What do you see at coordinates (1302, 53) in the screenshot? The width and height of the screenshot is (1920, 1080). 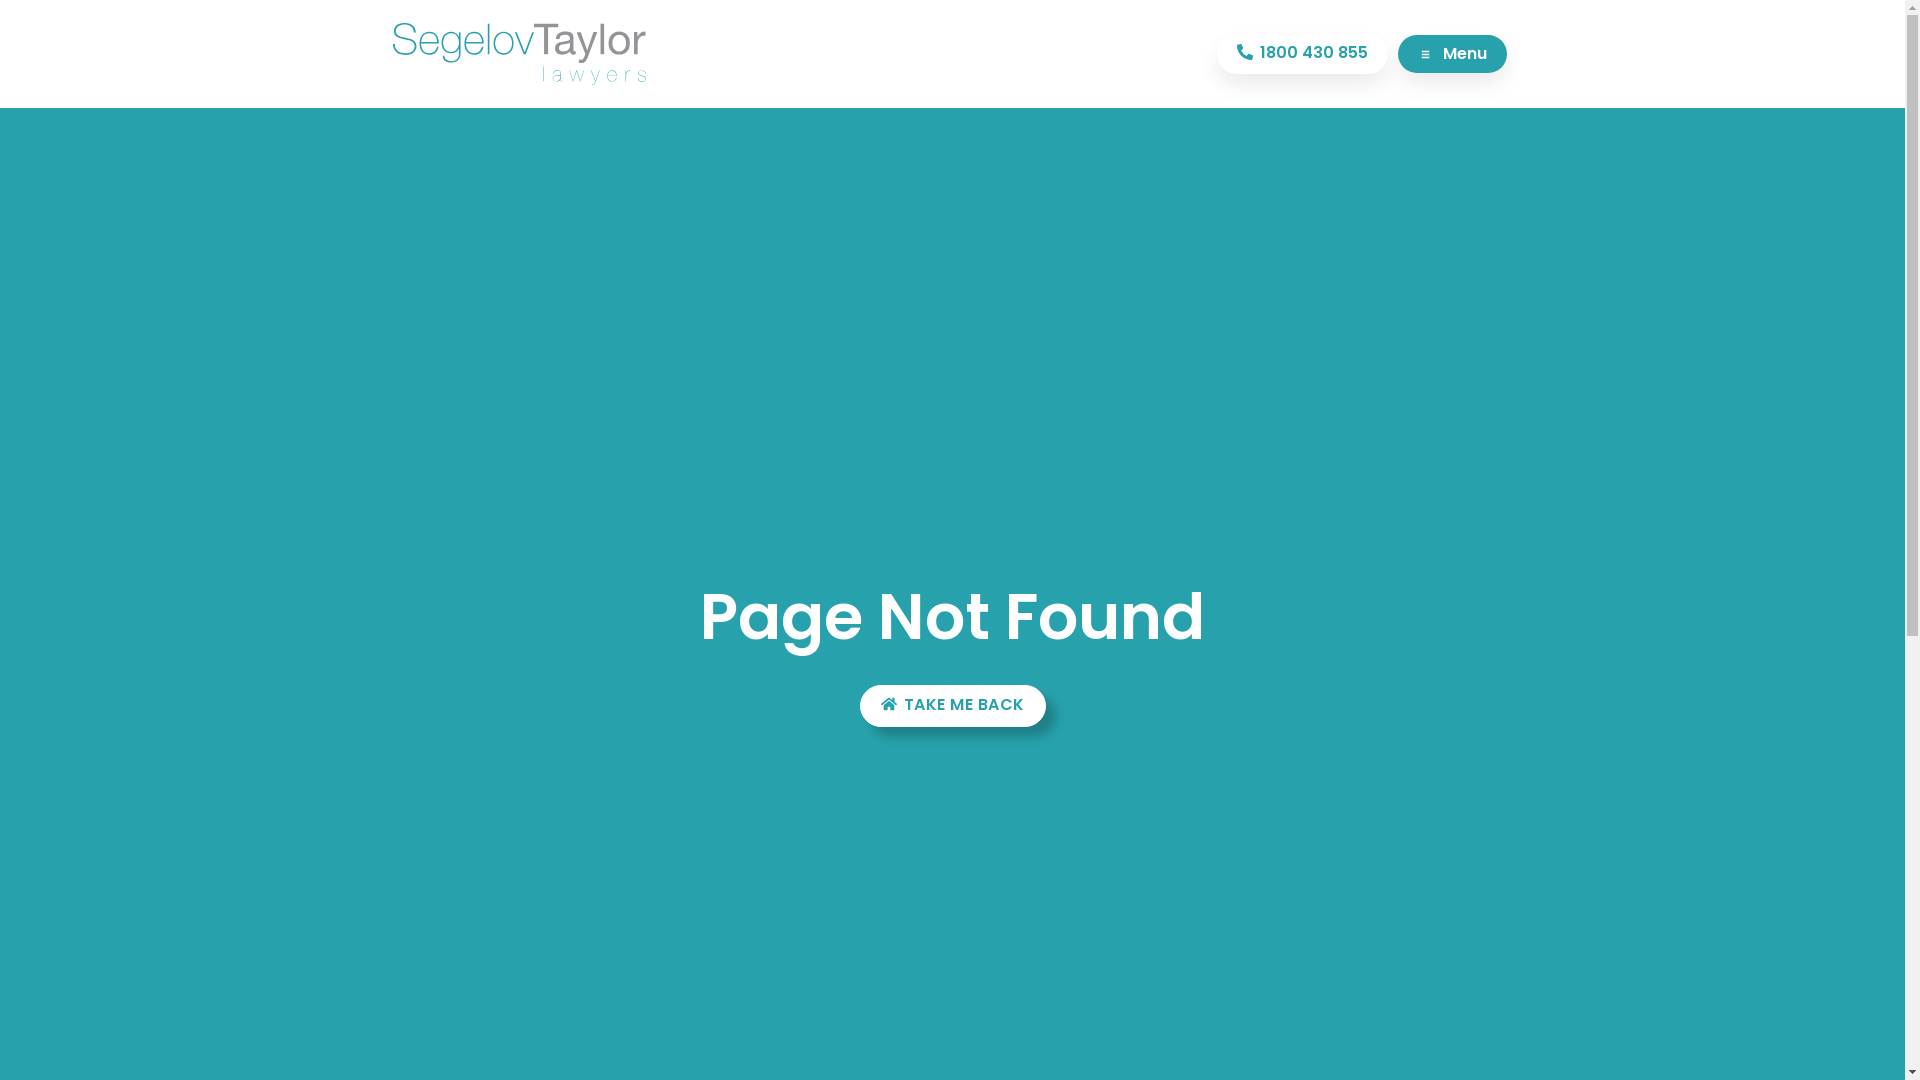 I see `'1800 430 855'` at bounding box center [1302, 53].